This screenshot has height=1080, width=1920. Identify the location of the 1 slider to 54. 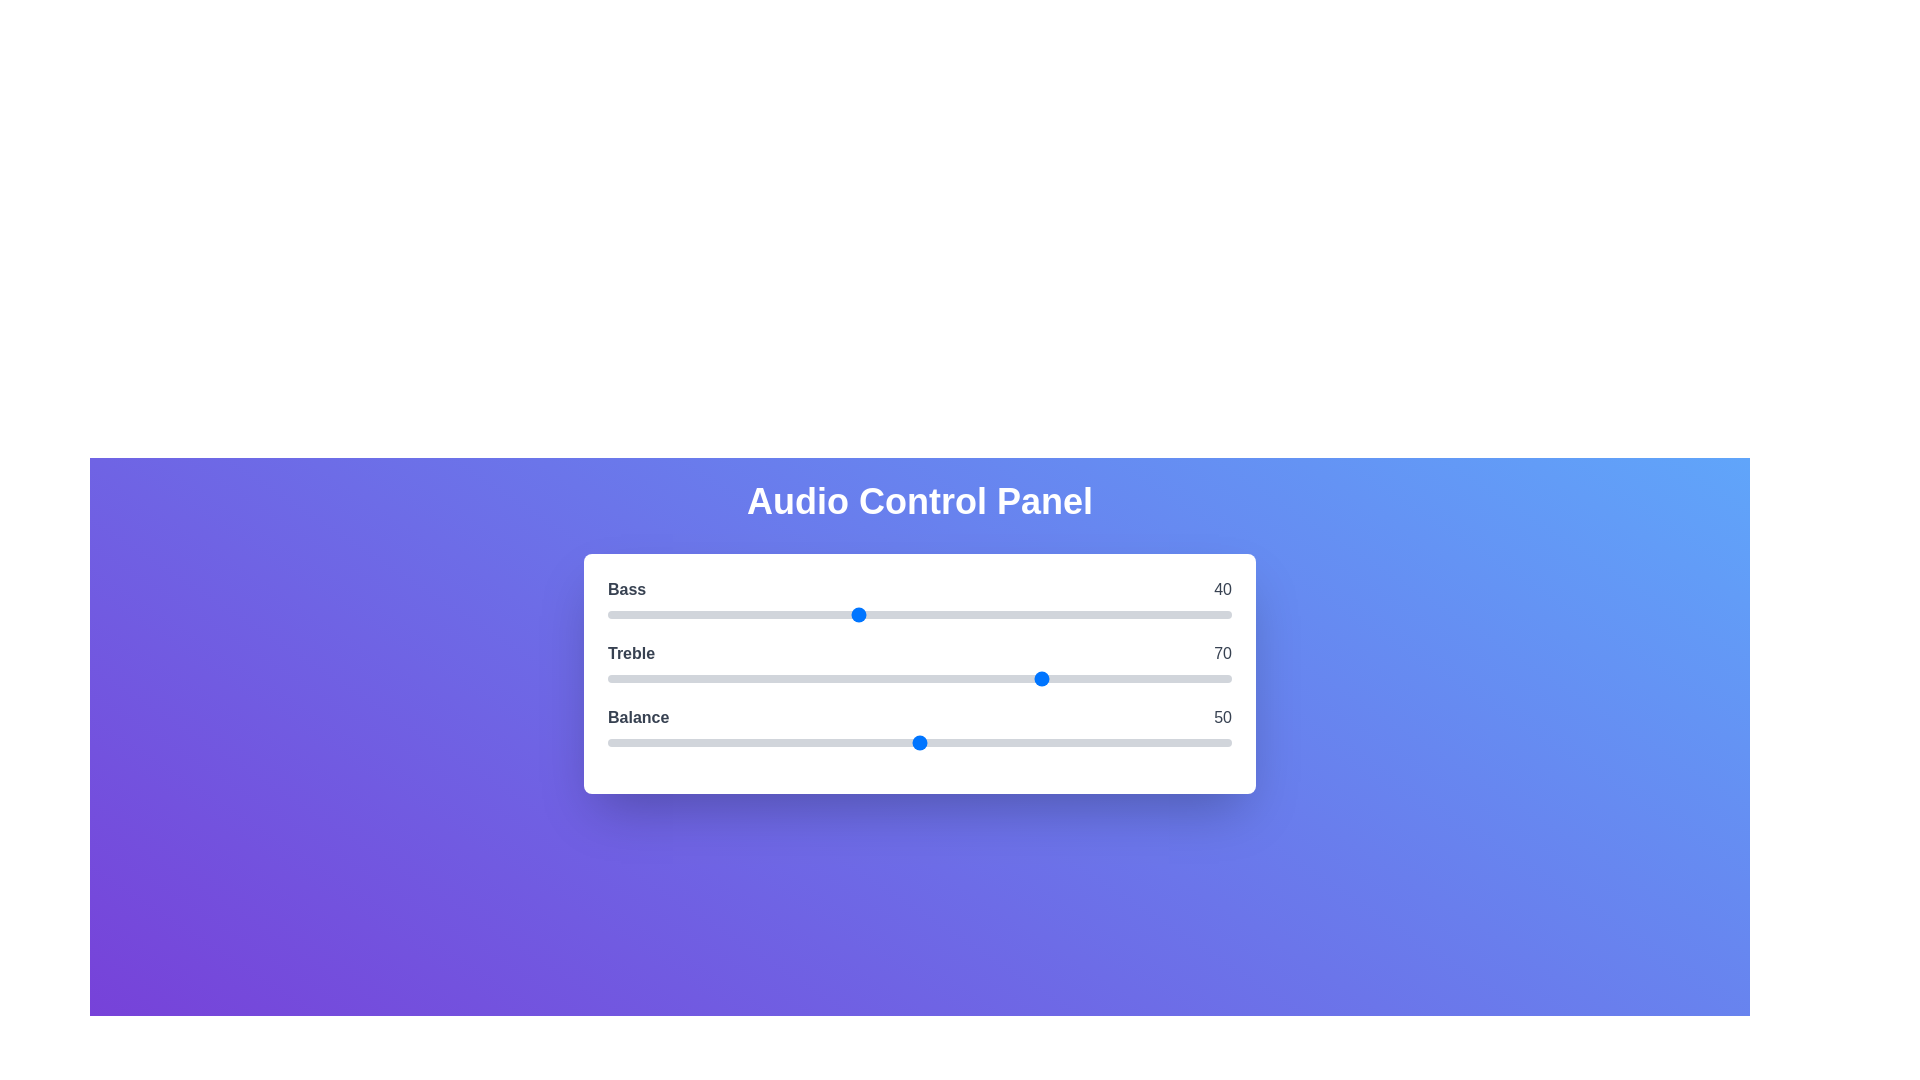
(944, 677).